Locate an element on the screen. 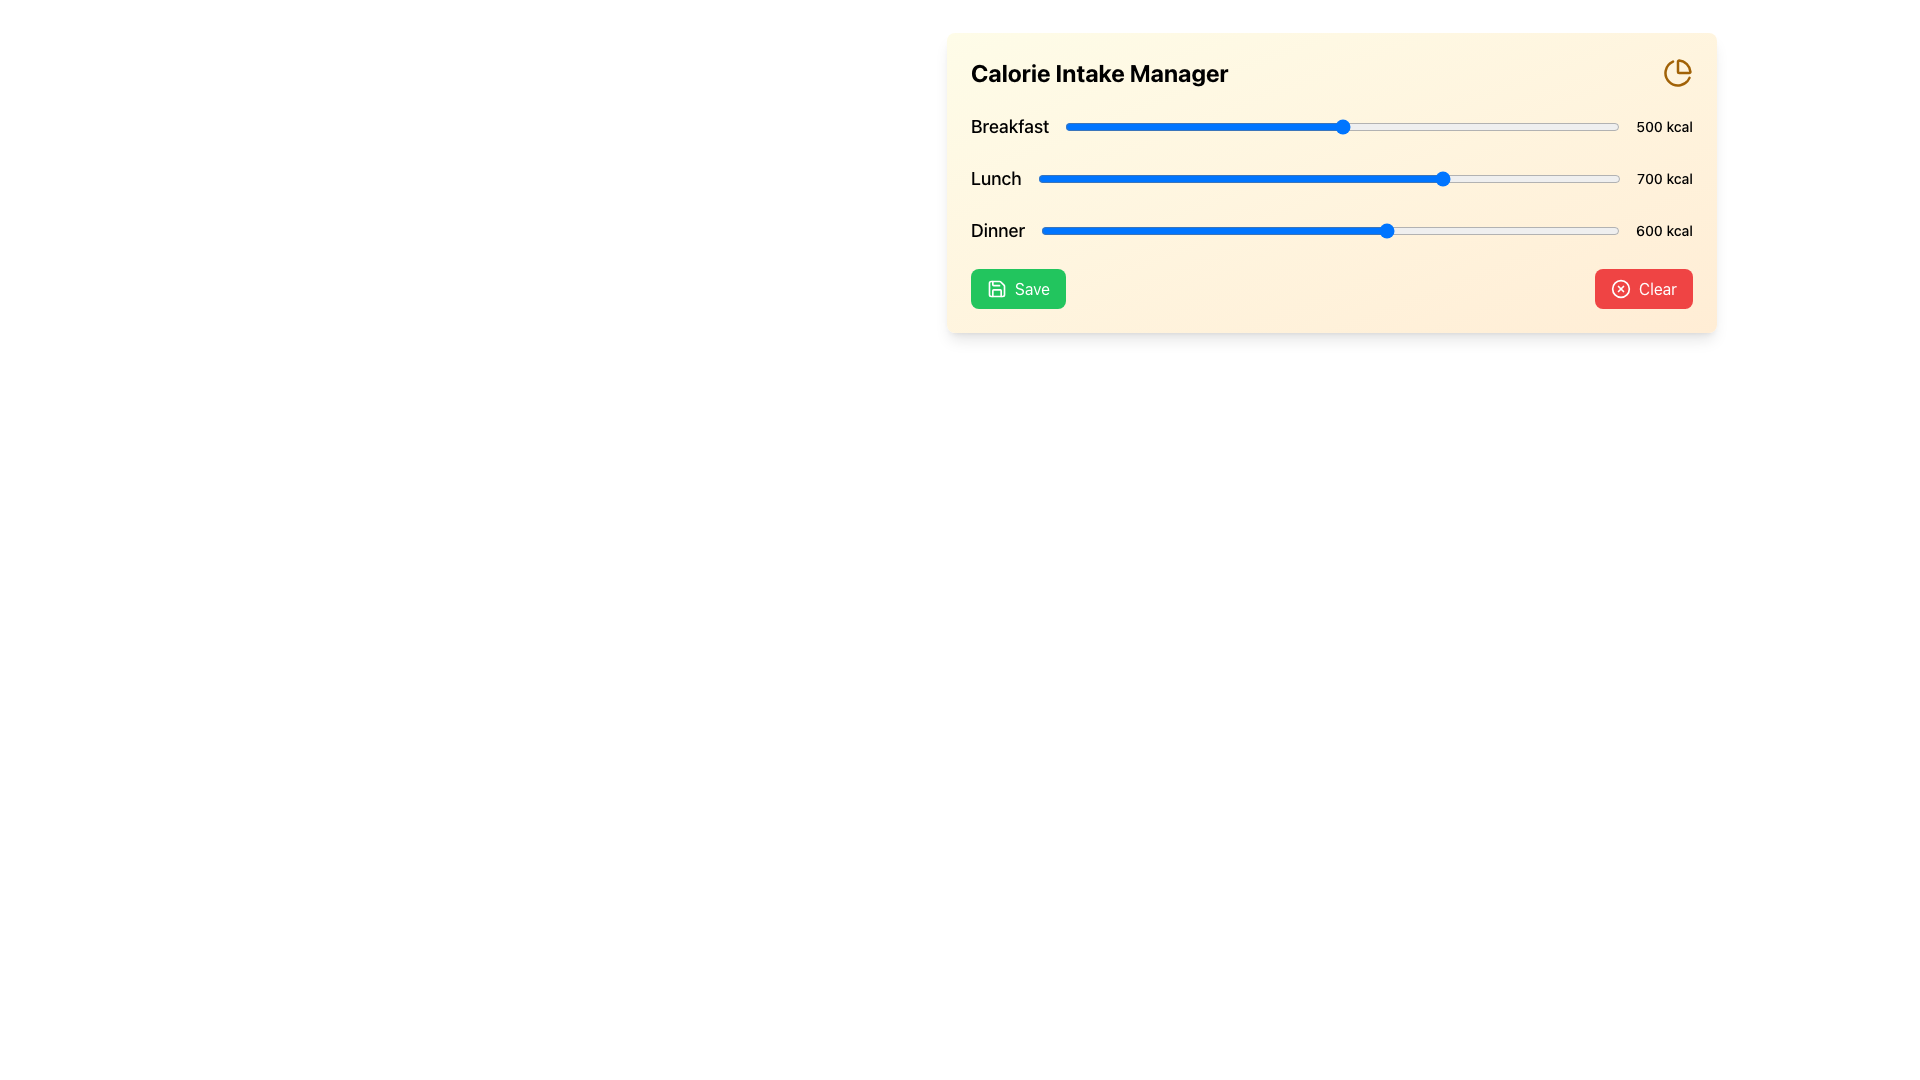 The height and width of the screenshot is (1080, 1920). the 'Dinner' label which identifies the associated meal type for the nearby progress bar and calorie count is located at coordinates (998, 230).